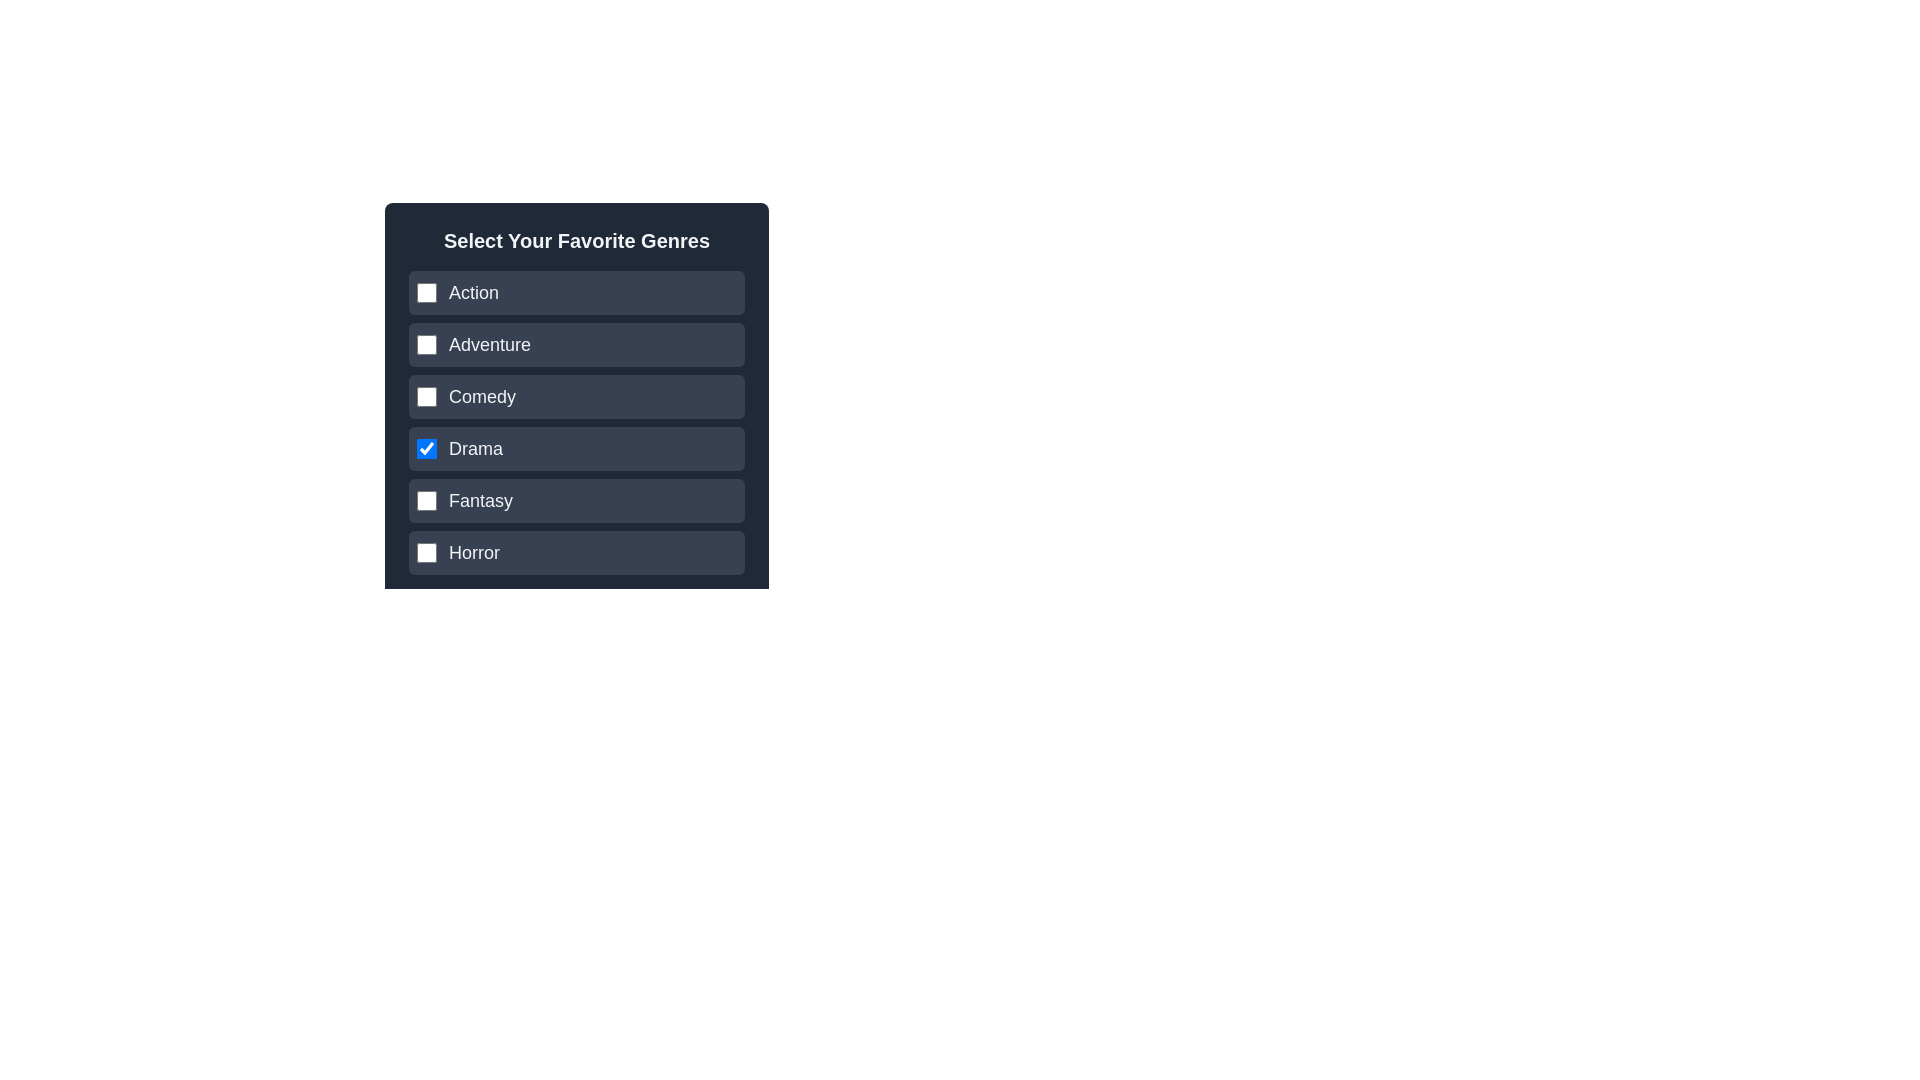 This screenshot has width=1920, height=1080. What do you see at coordinates (474, 447) in the screenshot?
I see `the interactive checkbox associated with the 'Drama' label` at bounding box center [474, 447].